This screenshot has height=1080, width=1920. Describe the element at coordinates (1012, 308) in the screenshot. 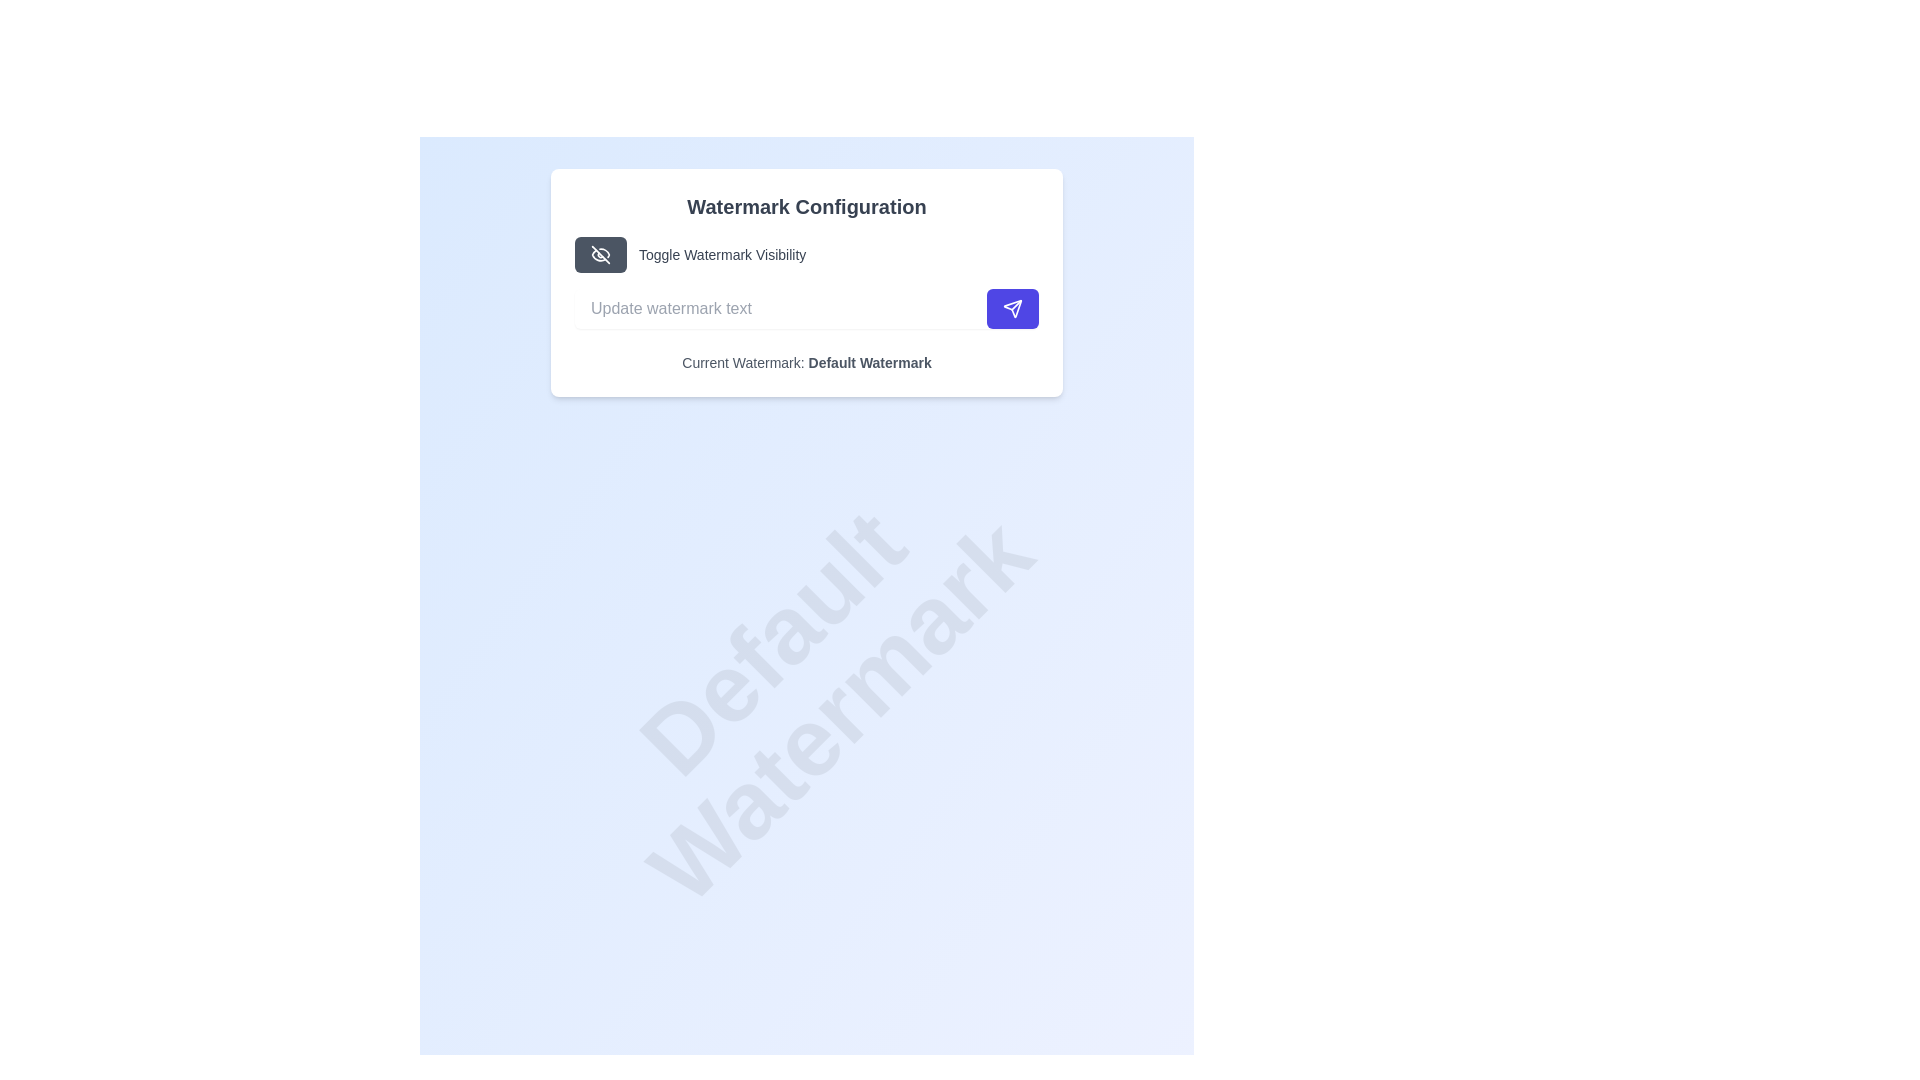

I see `the action button located to the far right of the input box` at that location.